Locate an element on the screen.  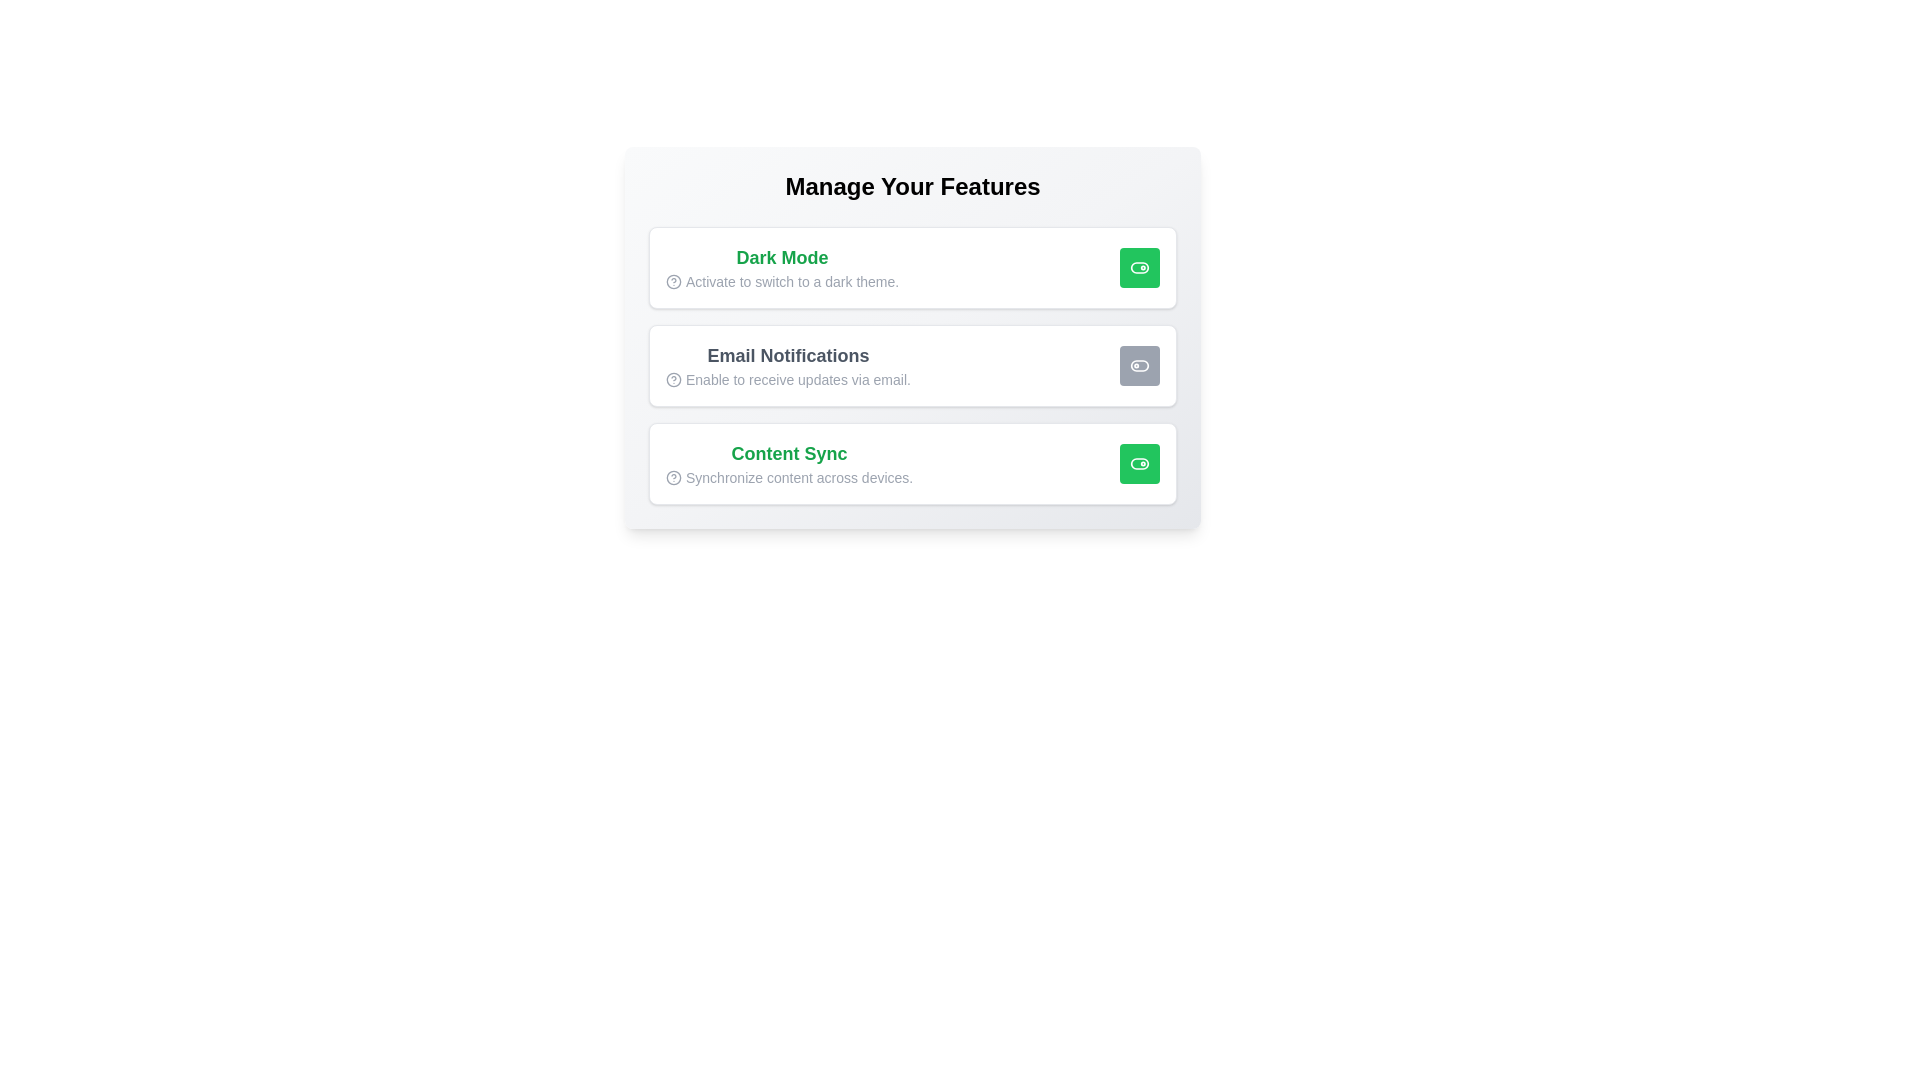
the toggle button for the feature 'Dark Mode' to change its state is located at coordinates (1140, 266).